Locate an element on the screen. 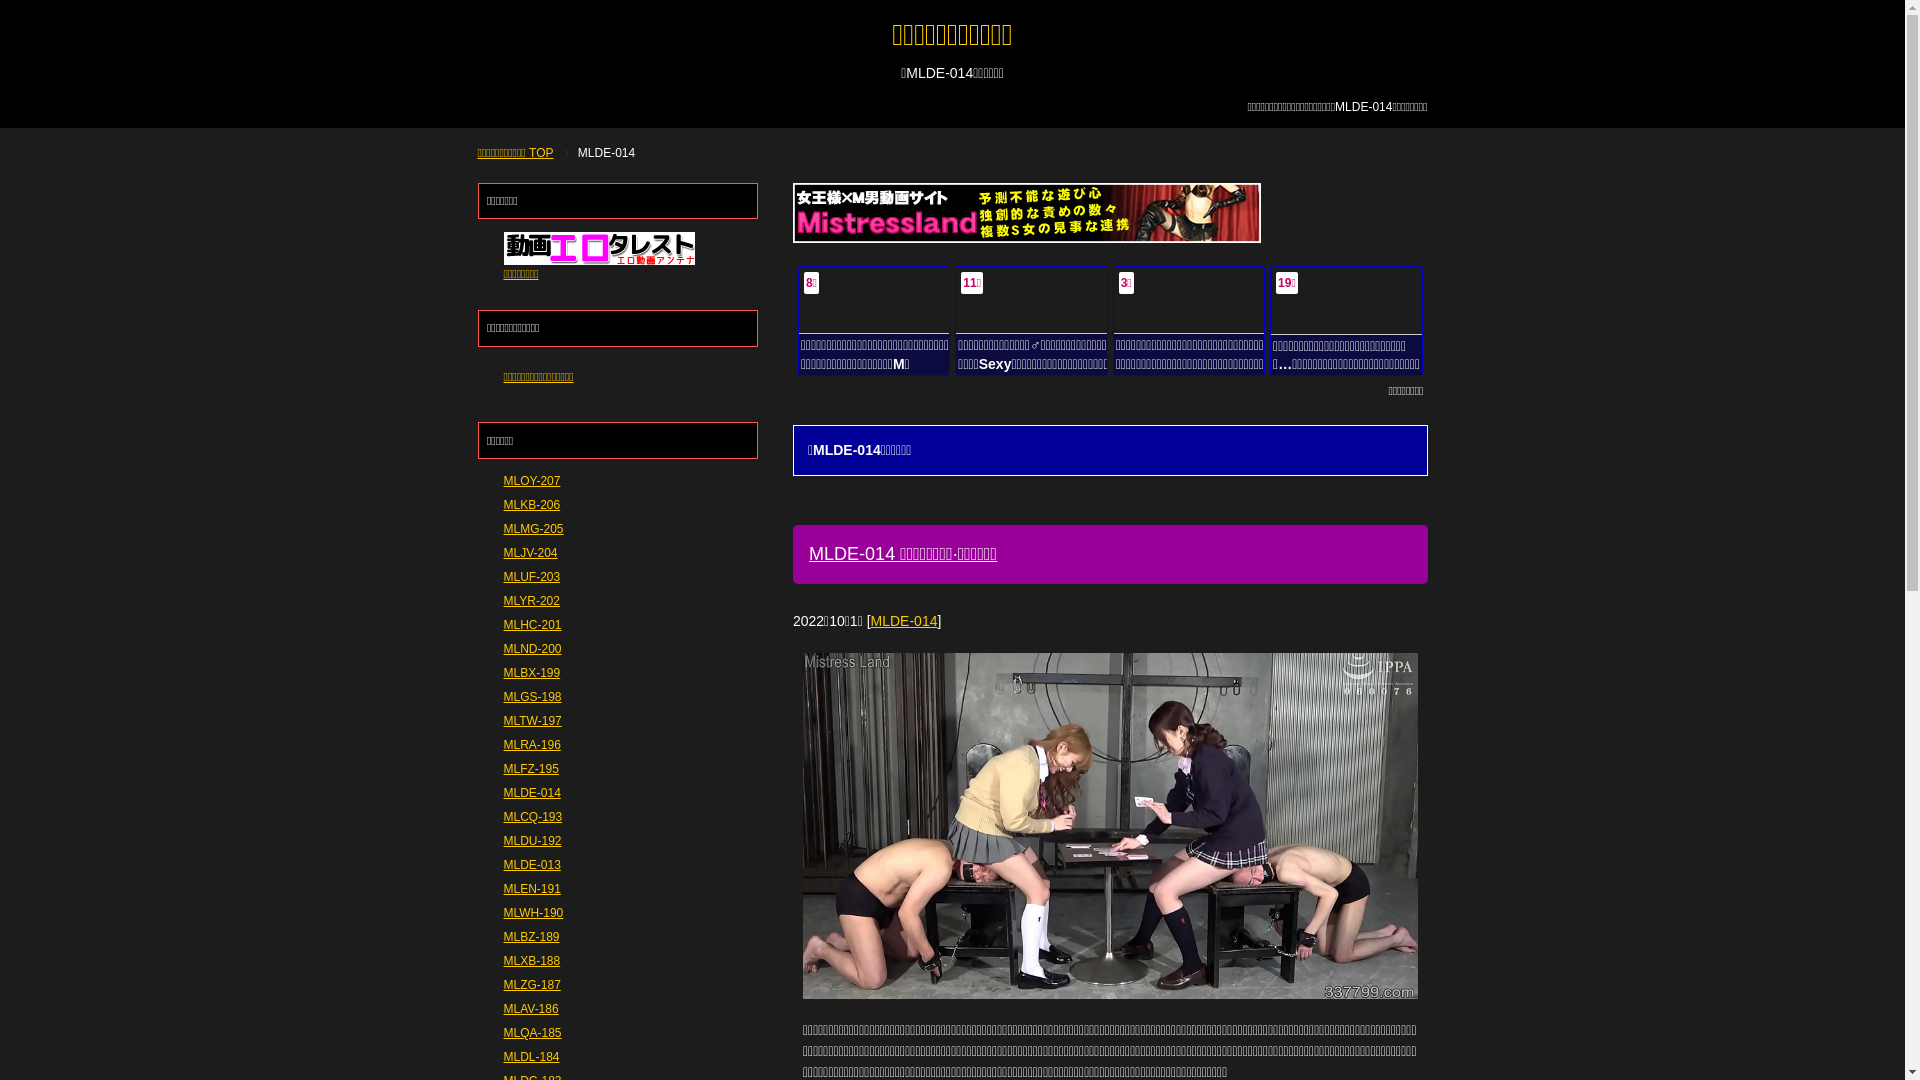  'MLDE-013' is located at coordinates (504, 863).